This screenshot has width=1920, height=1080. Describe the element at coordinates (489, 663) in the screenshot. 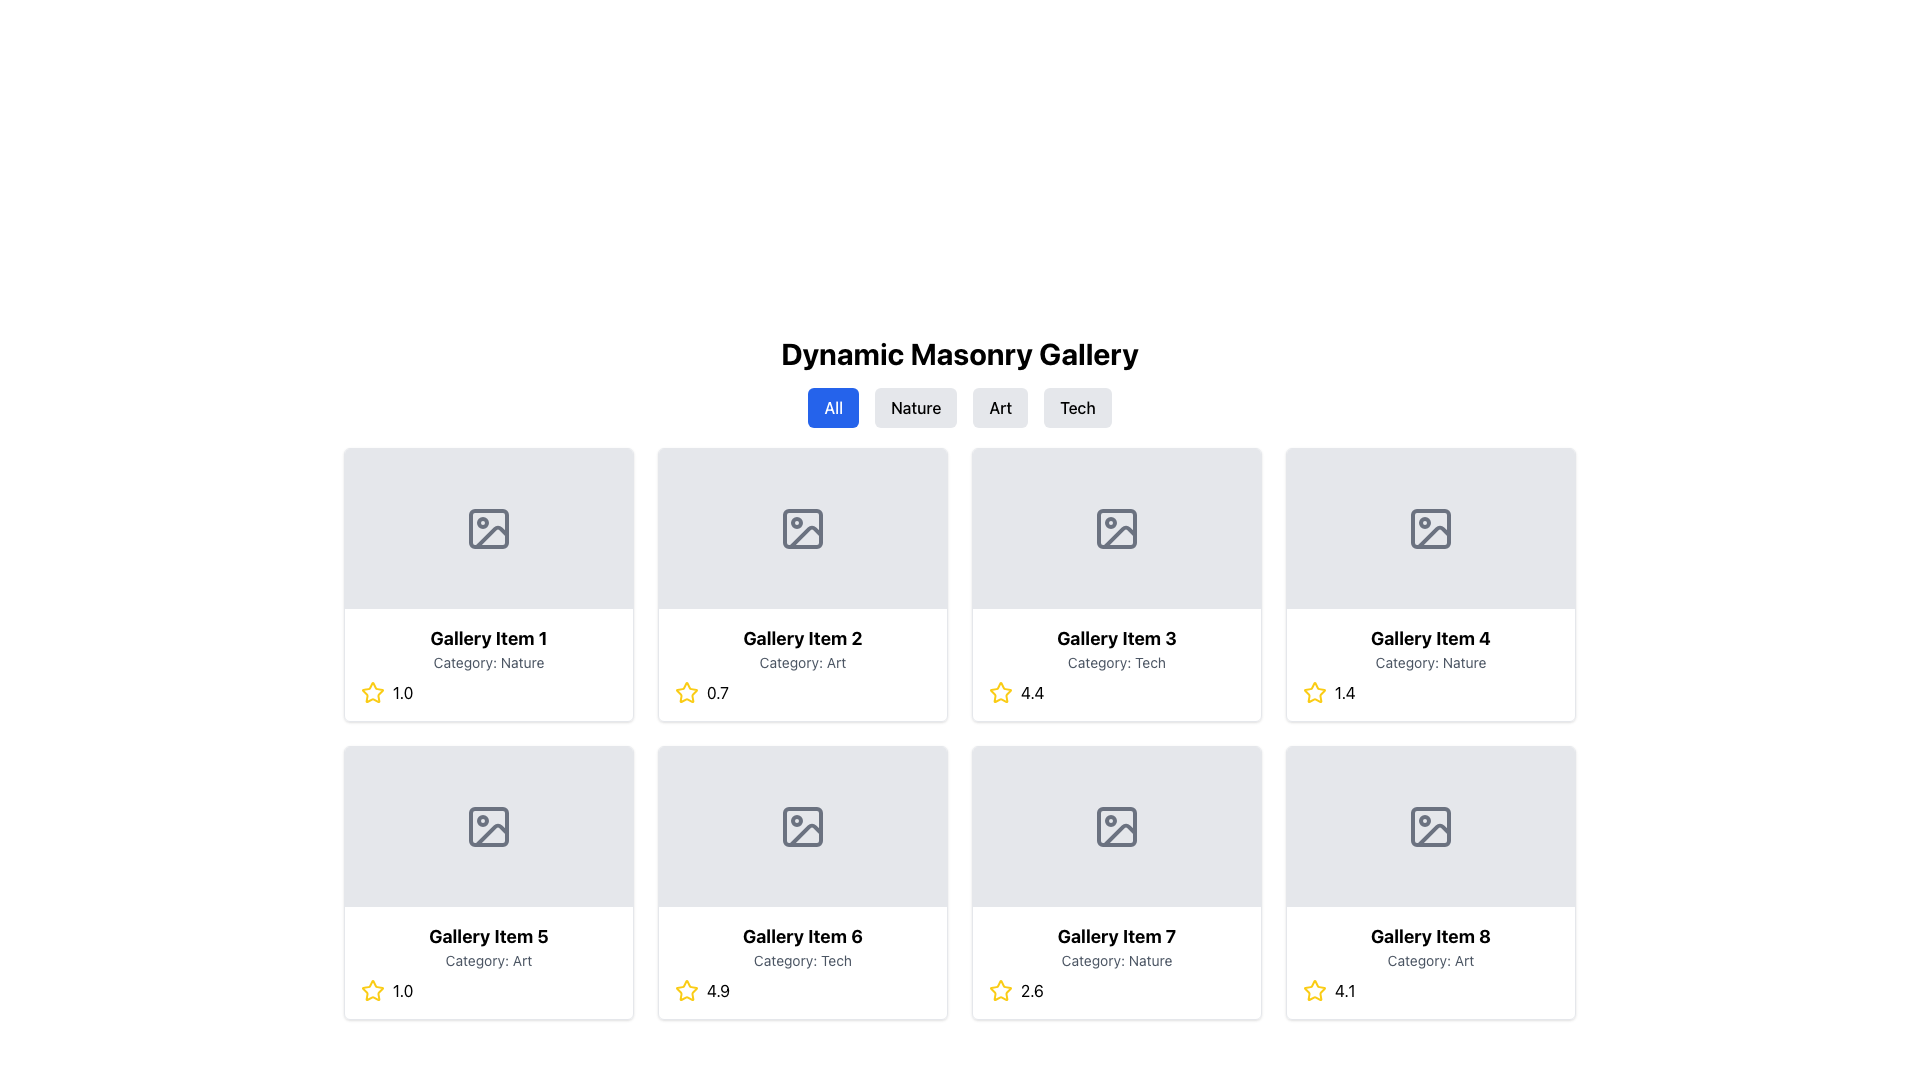

I see `the text label displaying 'Category: Nature', which is located under the title 'Gallery Item 1' and above a rating indicator` at that location.